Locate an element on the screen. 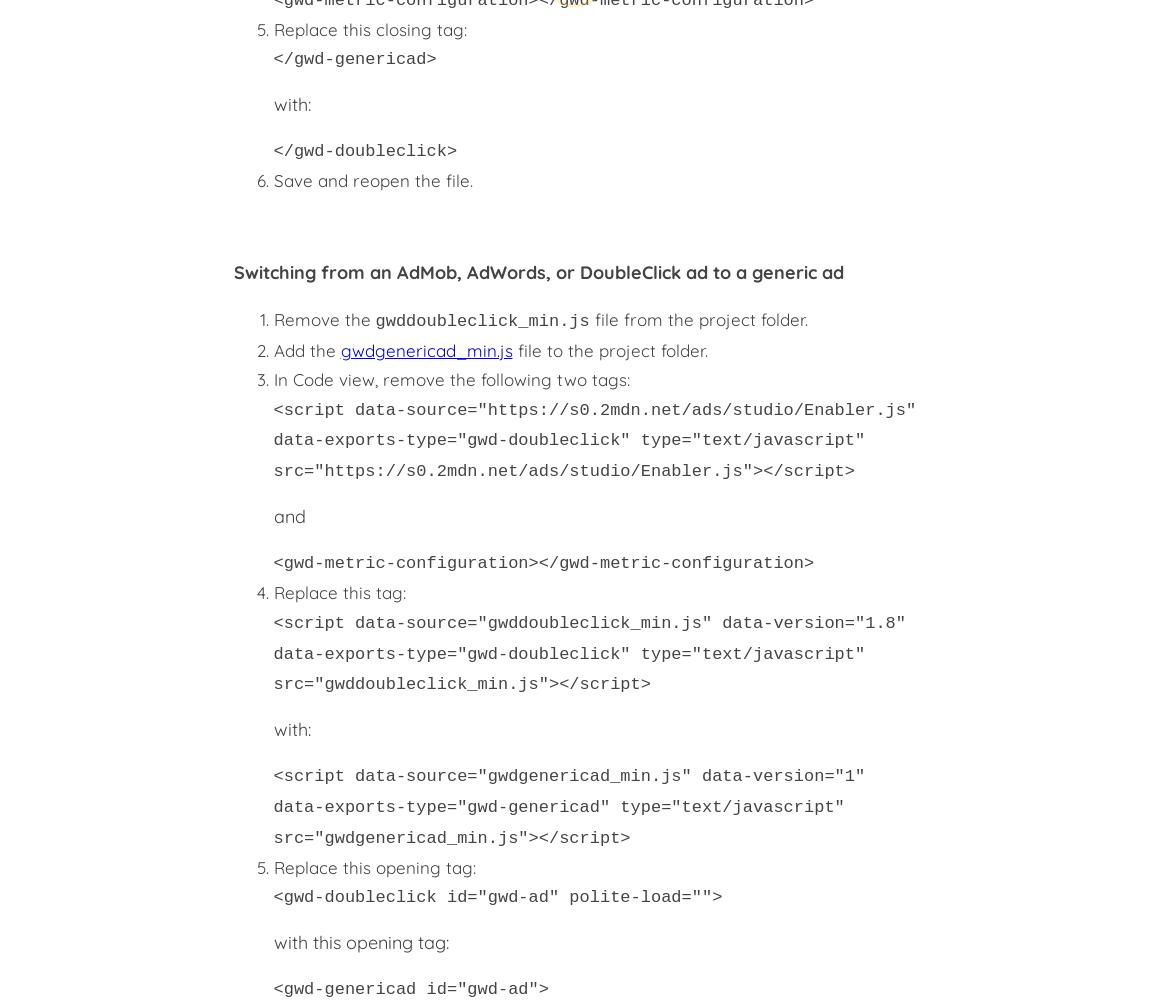  'Remove the' is located at coordinates (323, 317).